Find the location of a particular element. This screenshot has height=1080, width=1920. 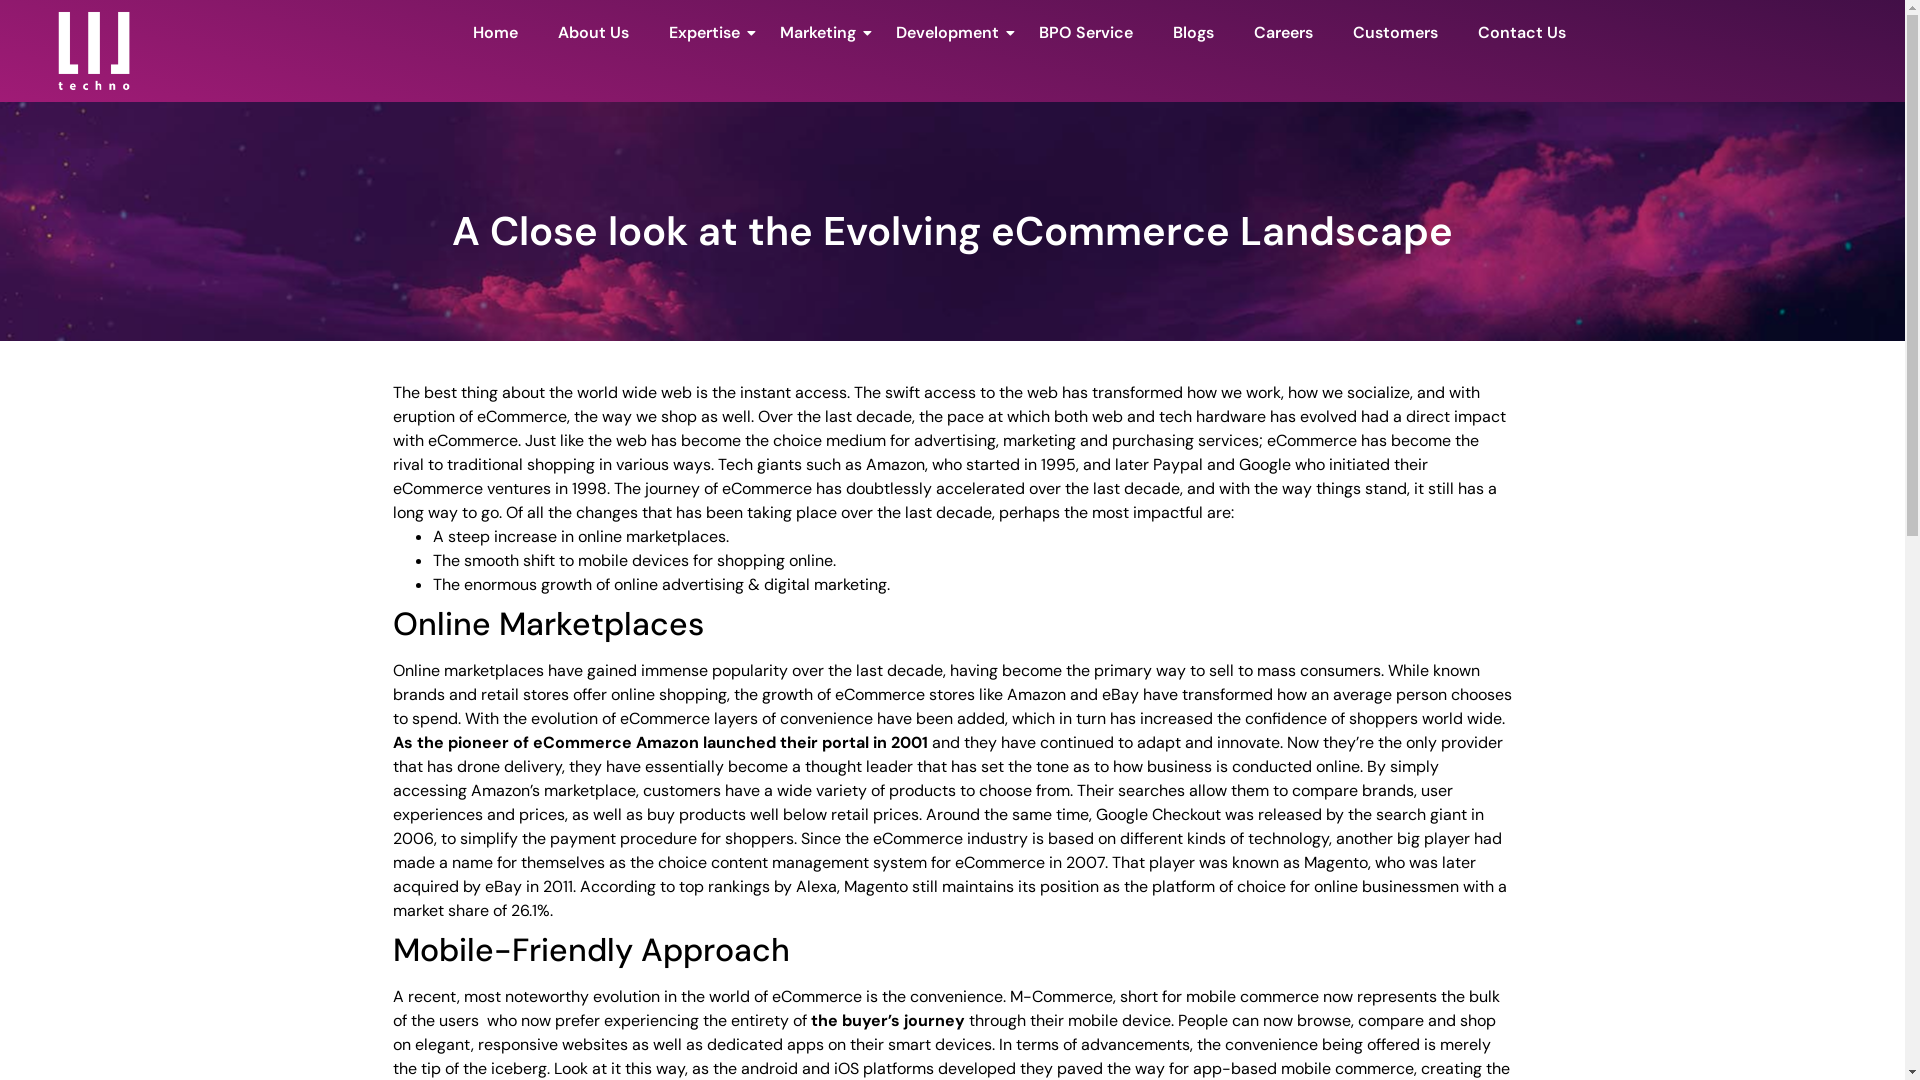

'Contact Us' is located at coordinates (1520, 34).